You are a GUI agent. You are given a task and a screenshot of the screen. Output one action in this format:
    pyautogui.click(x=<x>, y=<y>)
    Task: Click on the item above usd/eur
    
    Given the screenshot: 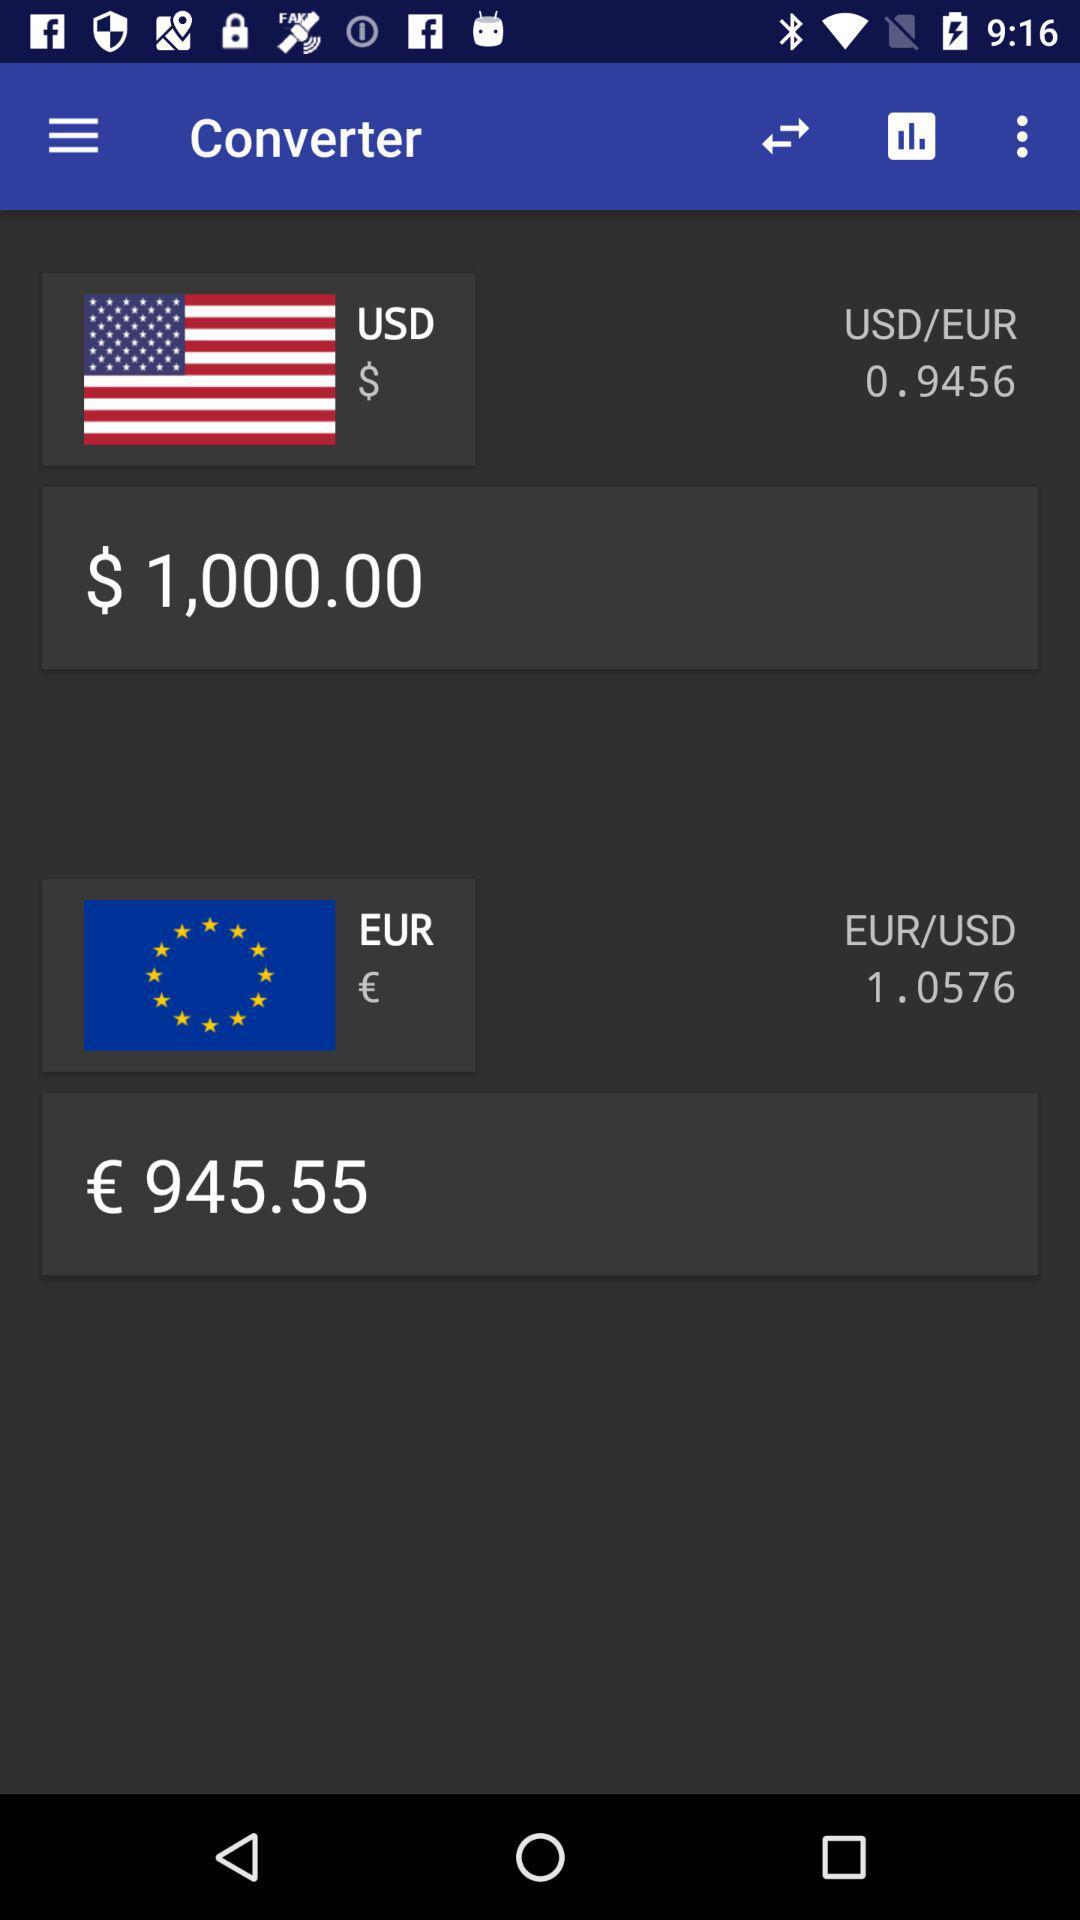 What is the action you would take?
    pyautogui.click(x=785, y=135)
    